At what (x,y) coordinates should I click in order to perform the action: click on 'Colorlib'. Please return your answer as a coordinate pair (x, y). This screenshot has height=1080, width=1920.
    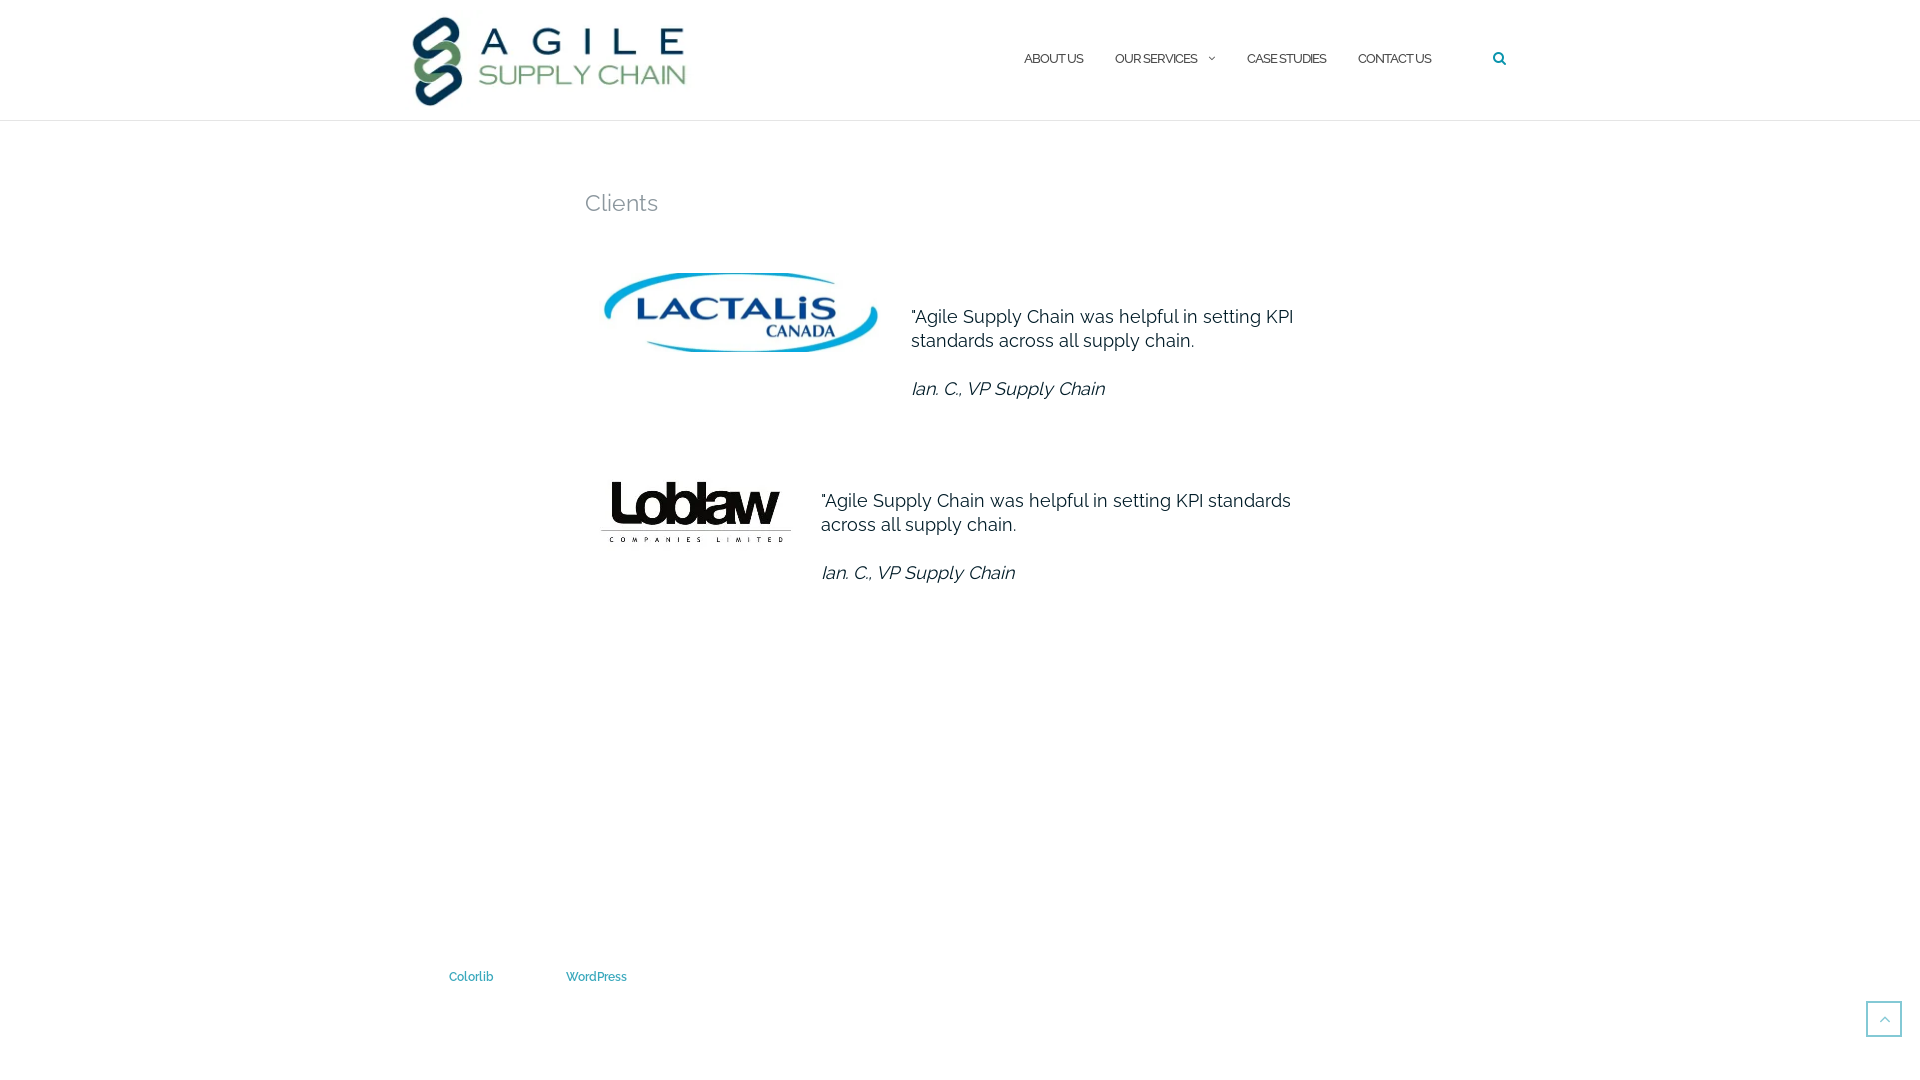
    Looking at the image, I should click on (470, 975).